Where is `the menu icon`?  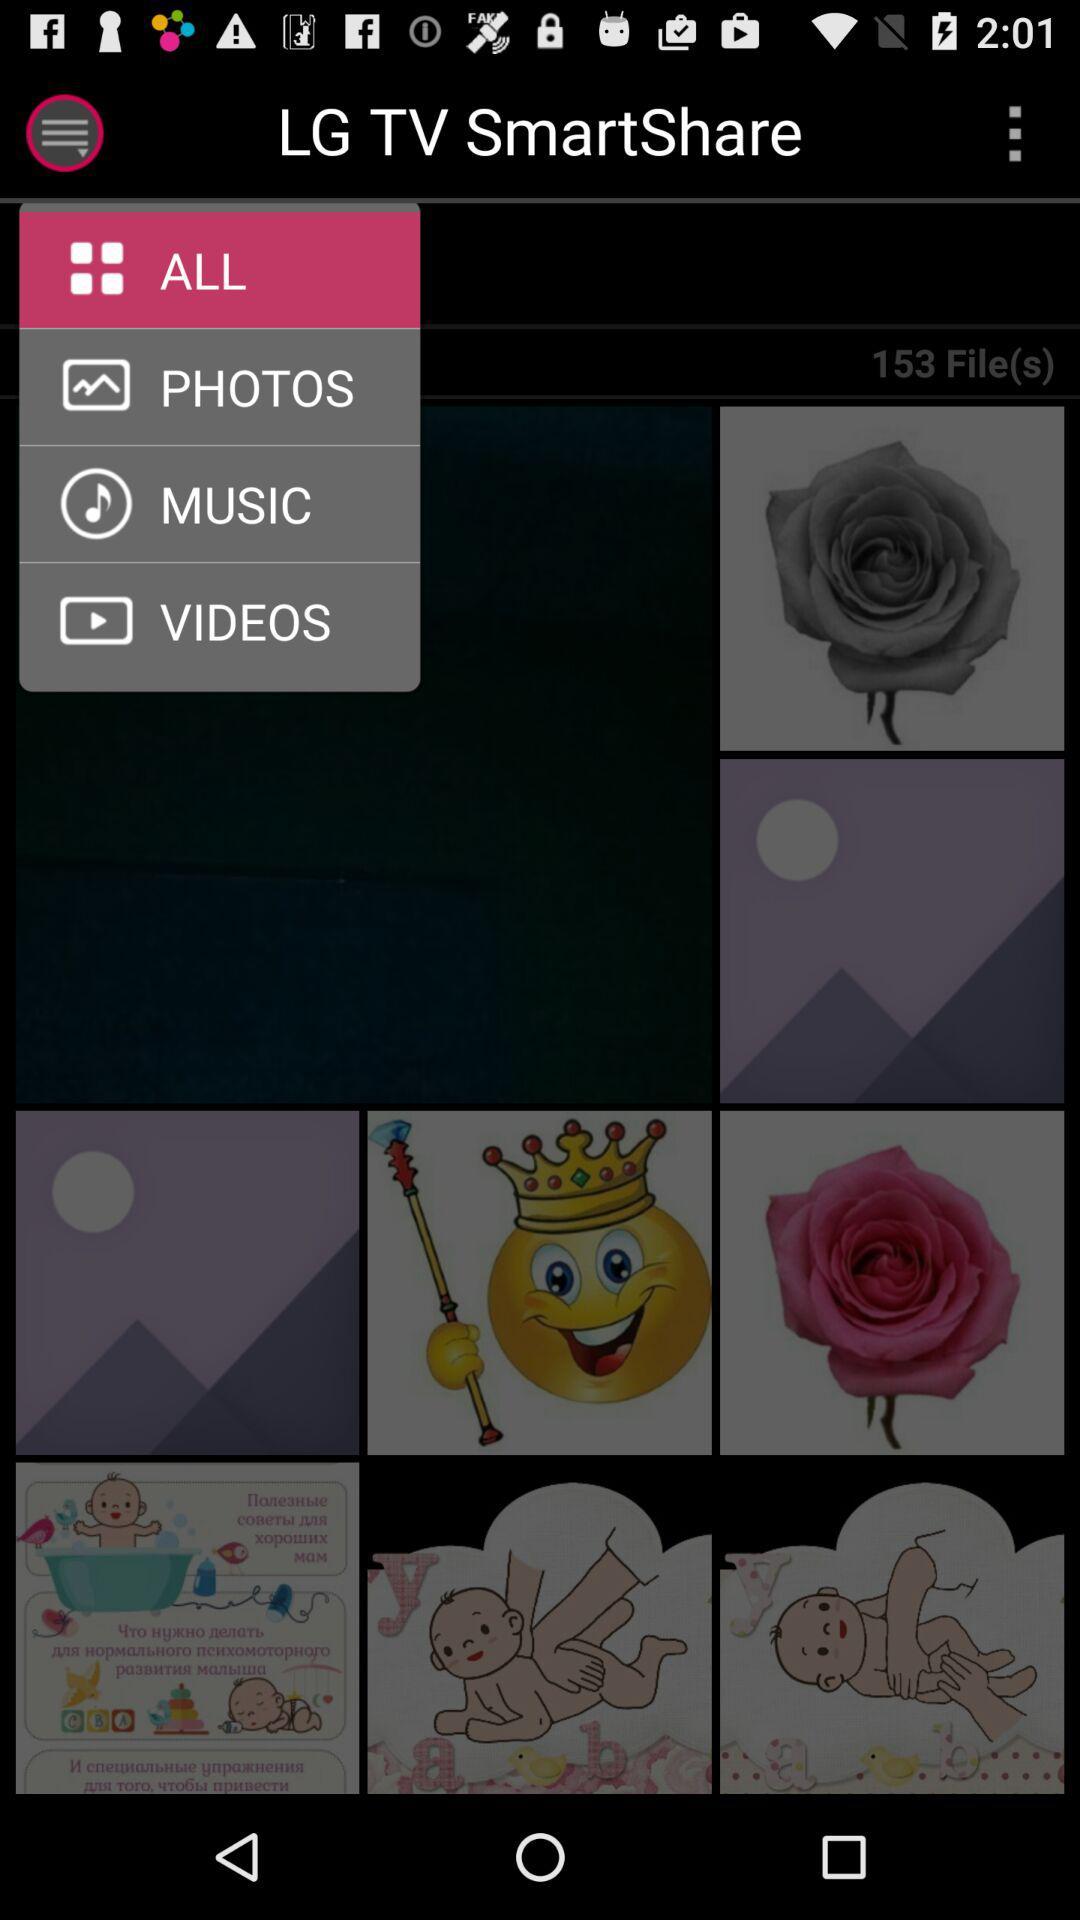 the menu icon is located at coordinates (63, 141).